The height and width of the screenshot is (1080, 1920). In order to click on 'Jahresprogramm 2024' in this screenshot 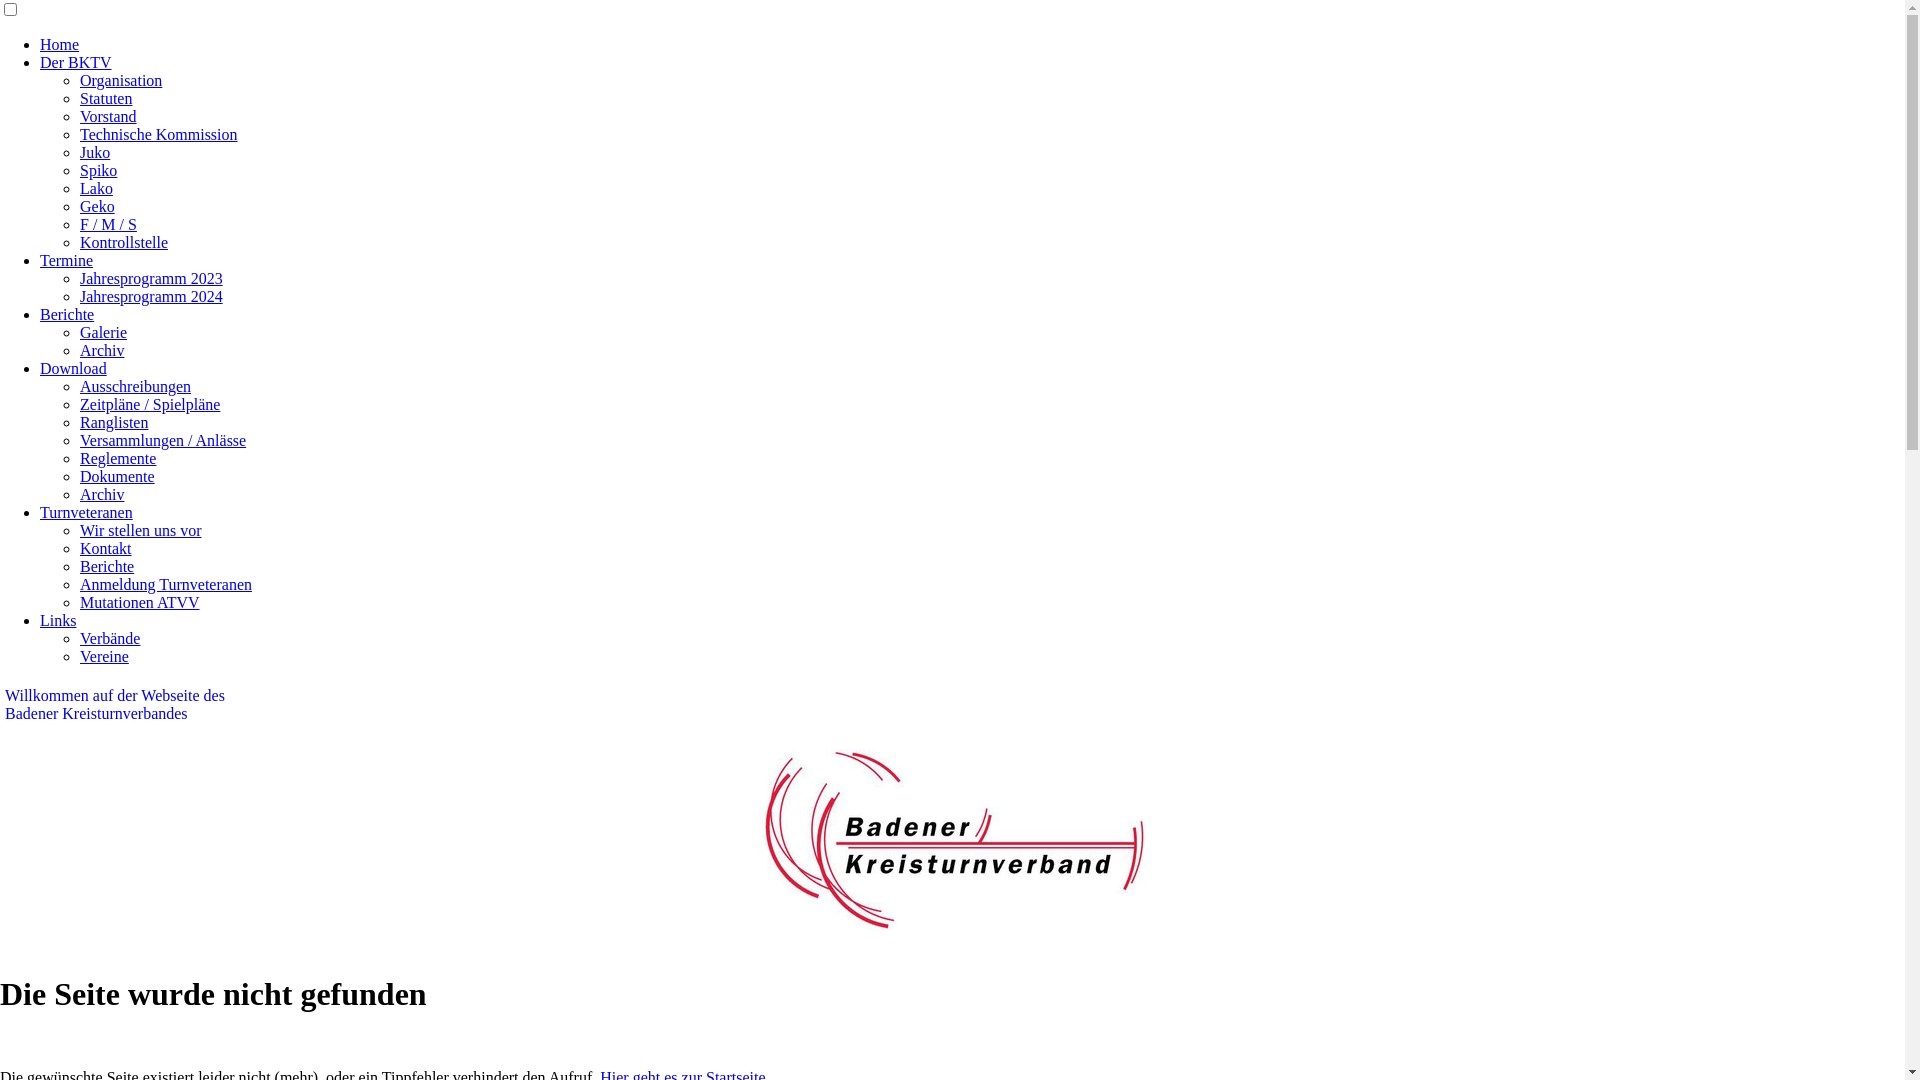, I will do `click(150, 296)`.